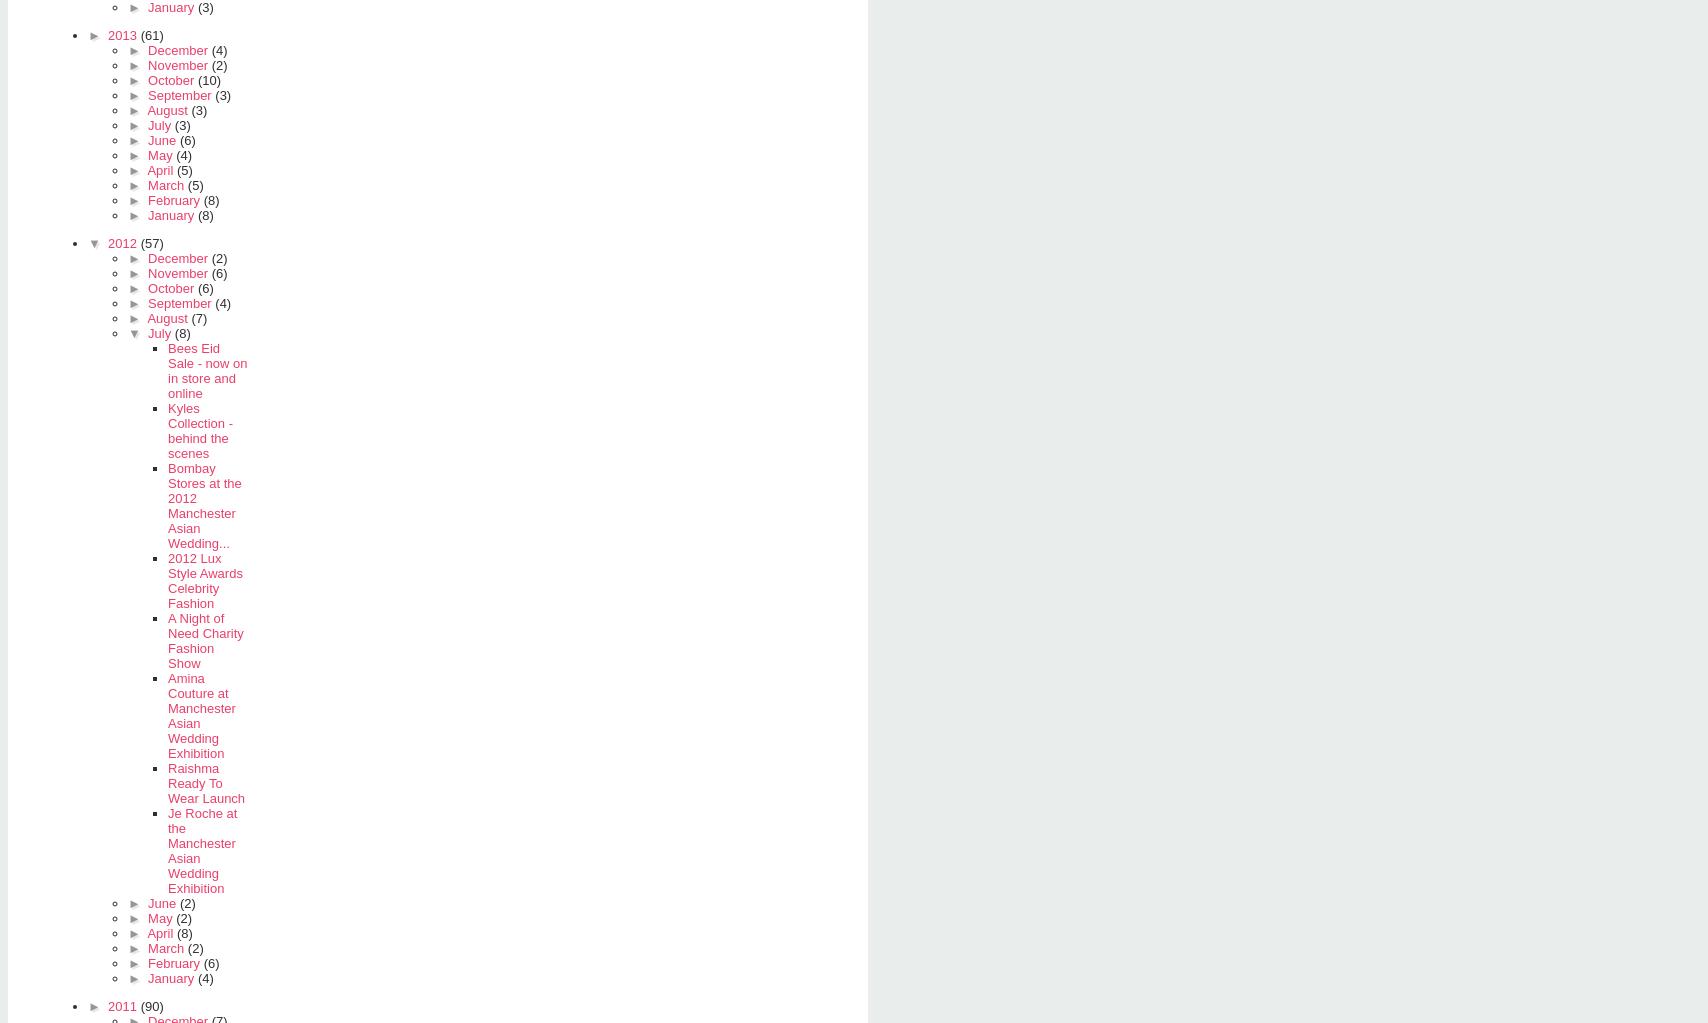 This screenshot has width=1708, height=1023. What do you see at coordinates (202, 849) in the screenshot?
I see `'Je Roche at the Manchester Asian Wedding Exhibition'` at bounding box center [202, 849].